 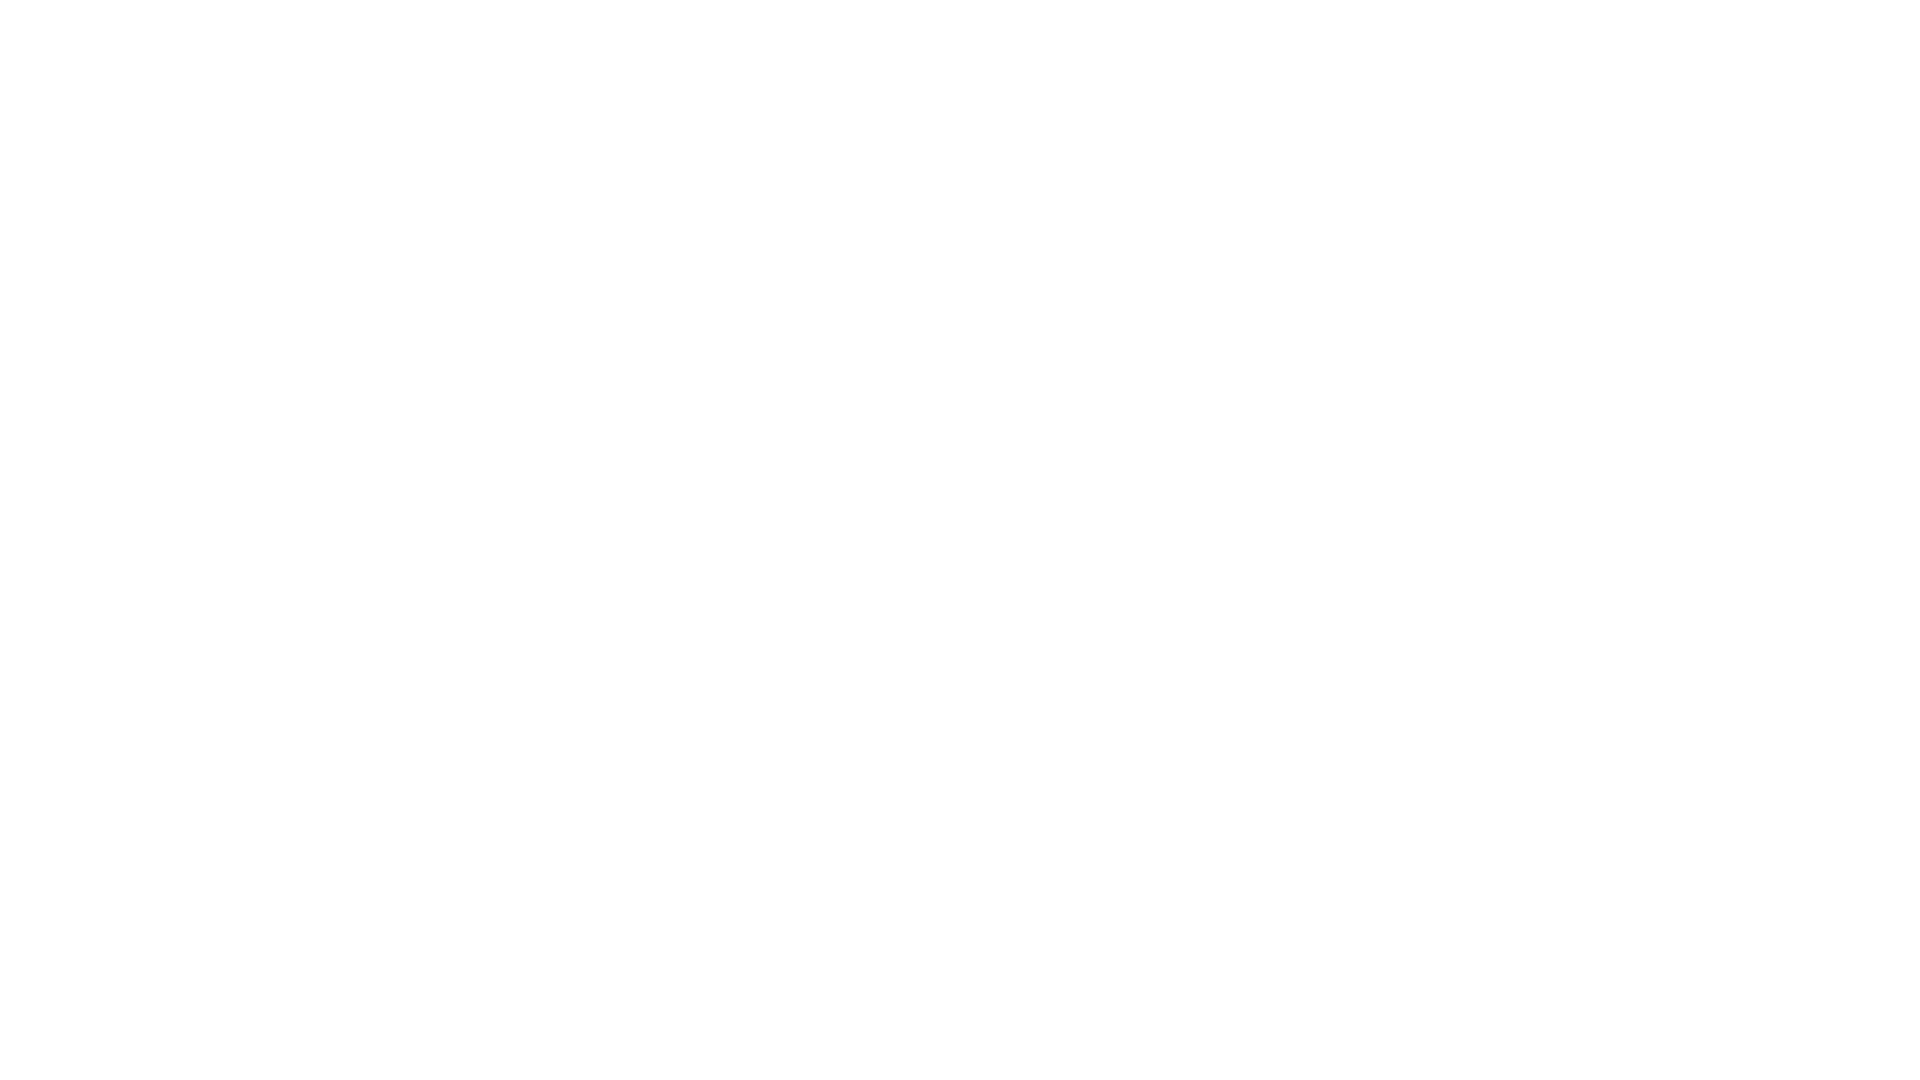 I want to click on GRID, so click(x=1646, y=486).